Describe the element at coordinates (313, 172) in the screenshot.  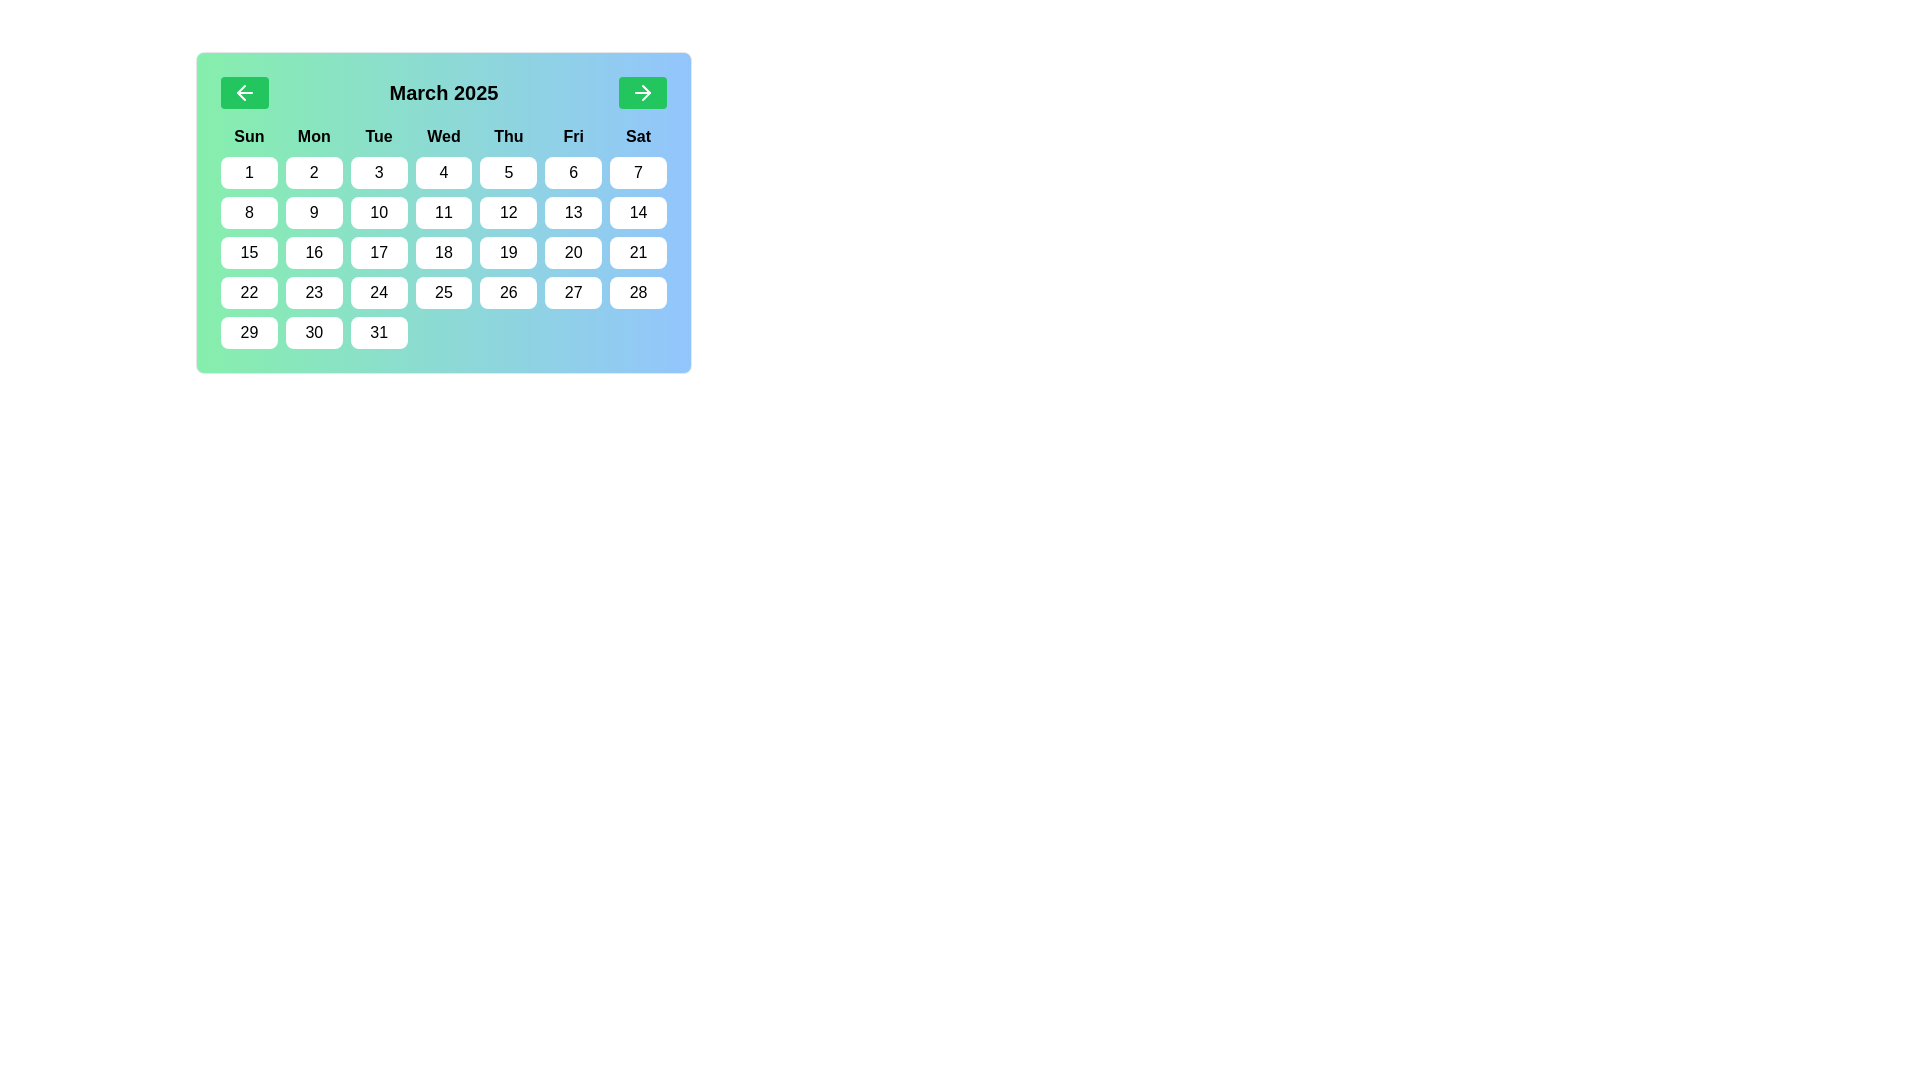
I see `the button that selects the date '2' in the calendar, located under the 'Mon' header and positioned in the second column of the first row` at that location.